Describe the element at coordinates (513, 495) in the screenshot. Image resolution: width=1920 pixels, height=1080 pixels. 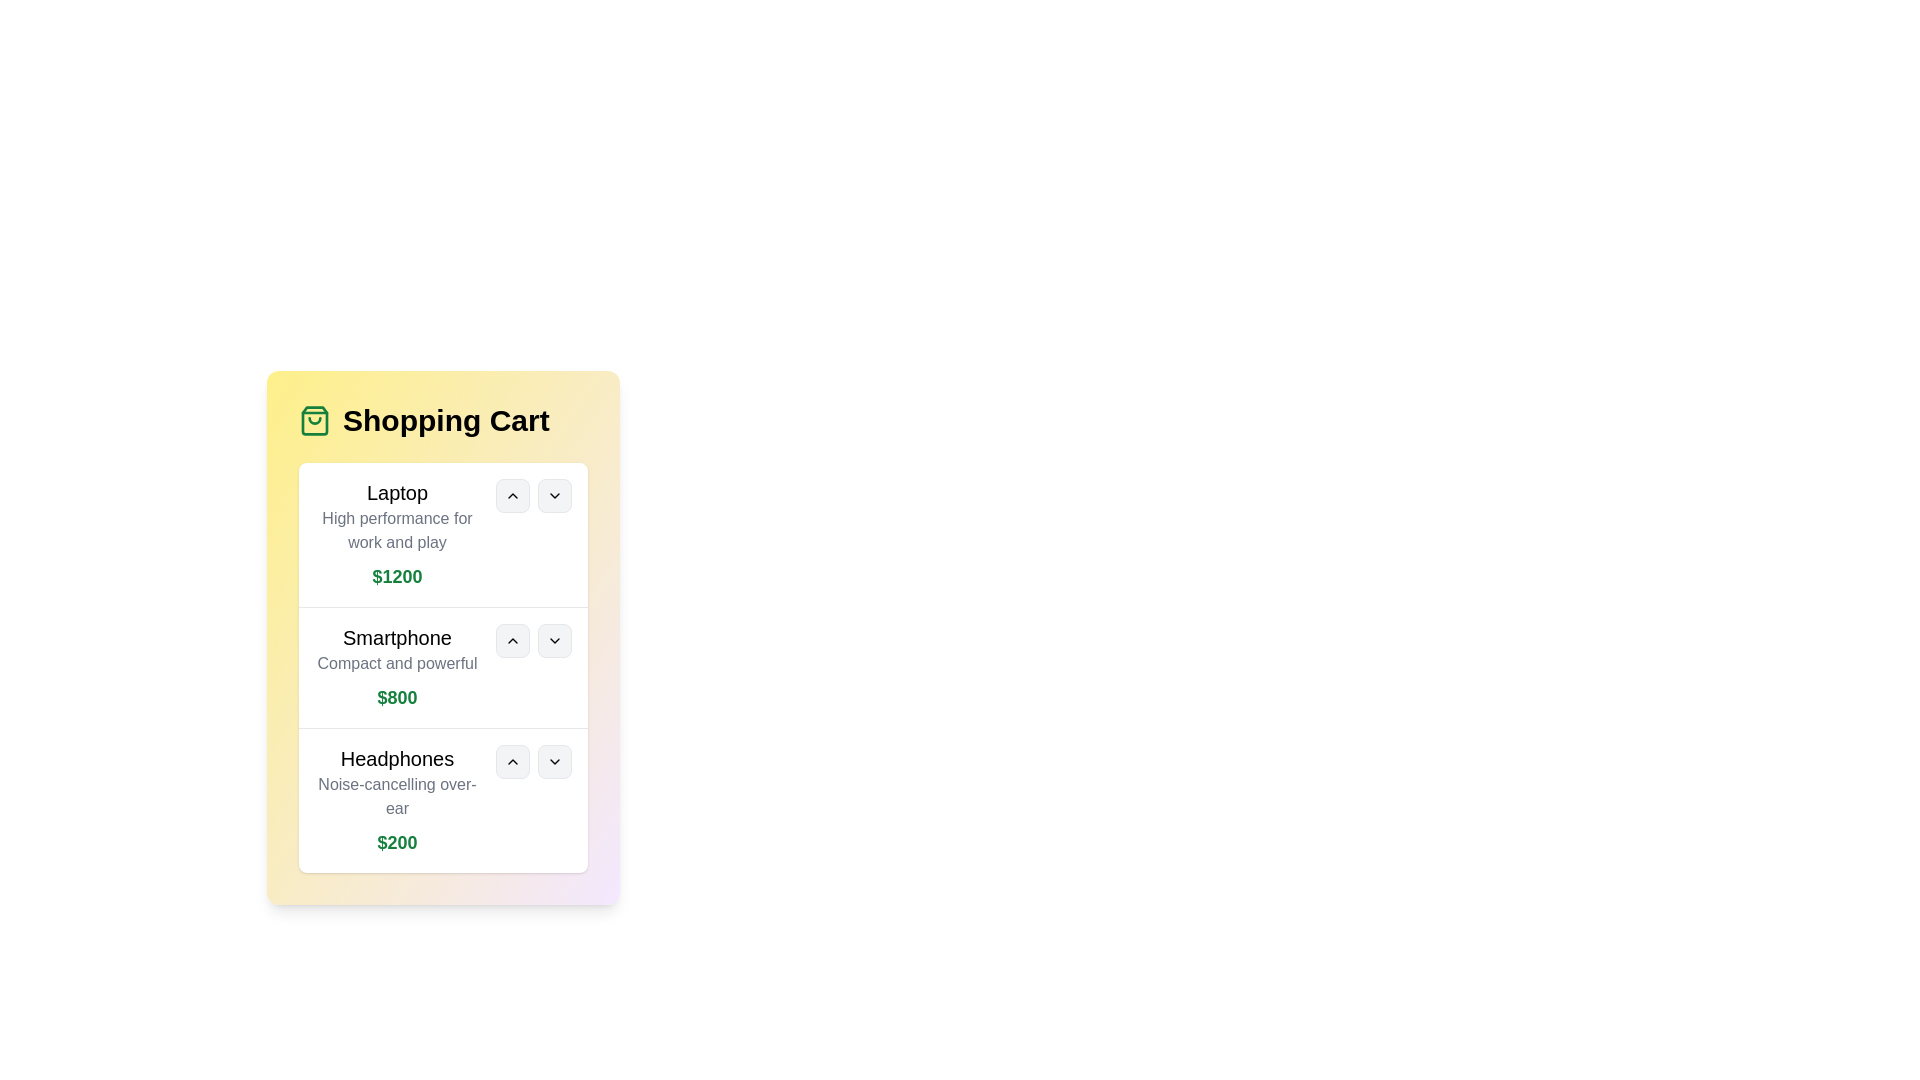
I see `'Up' button to increase the quantity of the product` at that location.